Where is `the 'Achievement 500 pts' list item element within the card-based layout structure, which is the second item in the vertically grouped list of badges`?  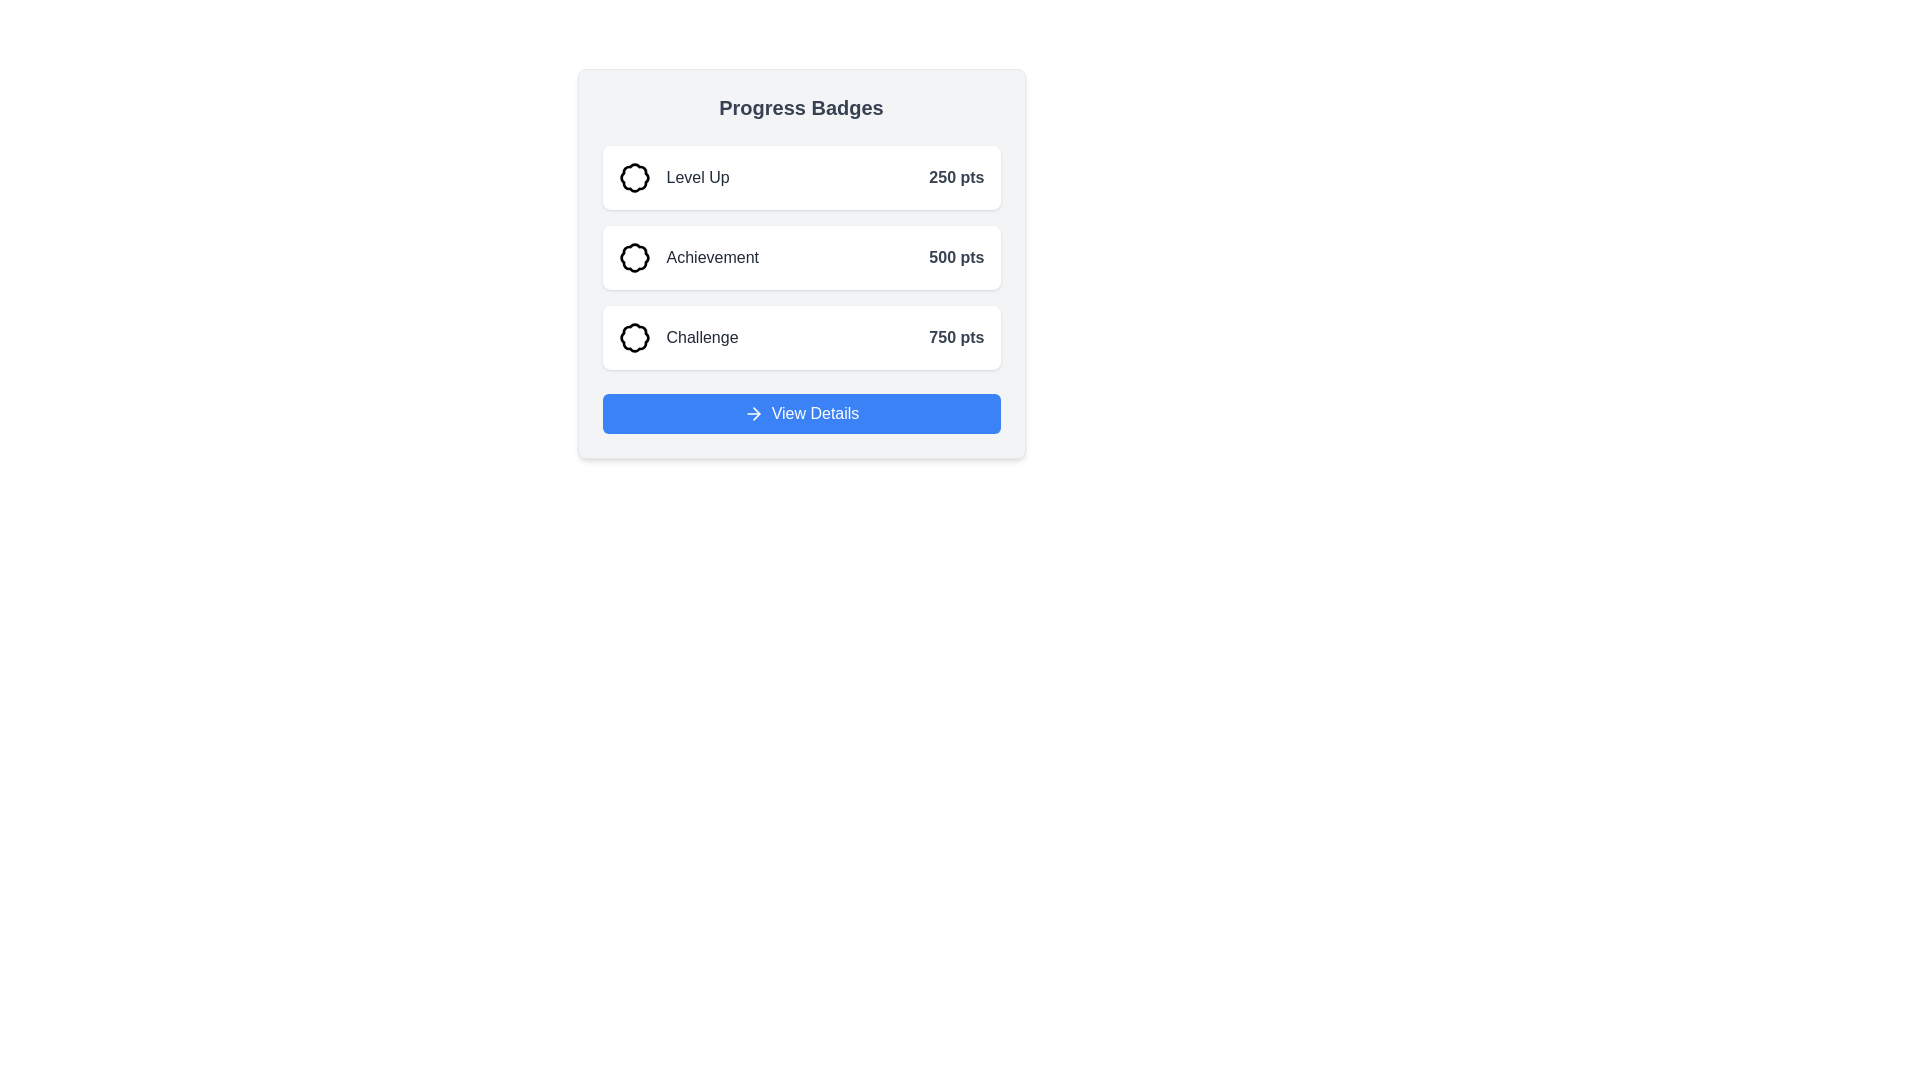 the 'Achievement 500 pts' list item element within the card-based layout structure, which is the second item in the vertically grouped list of badges is located at coordinates (801, 257).